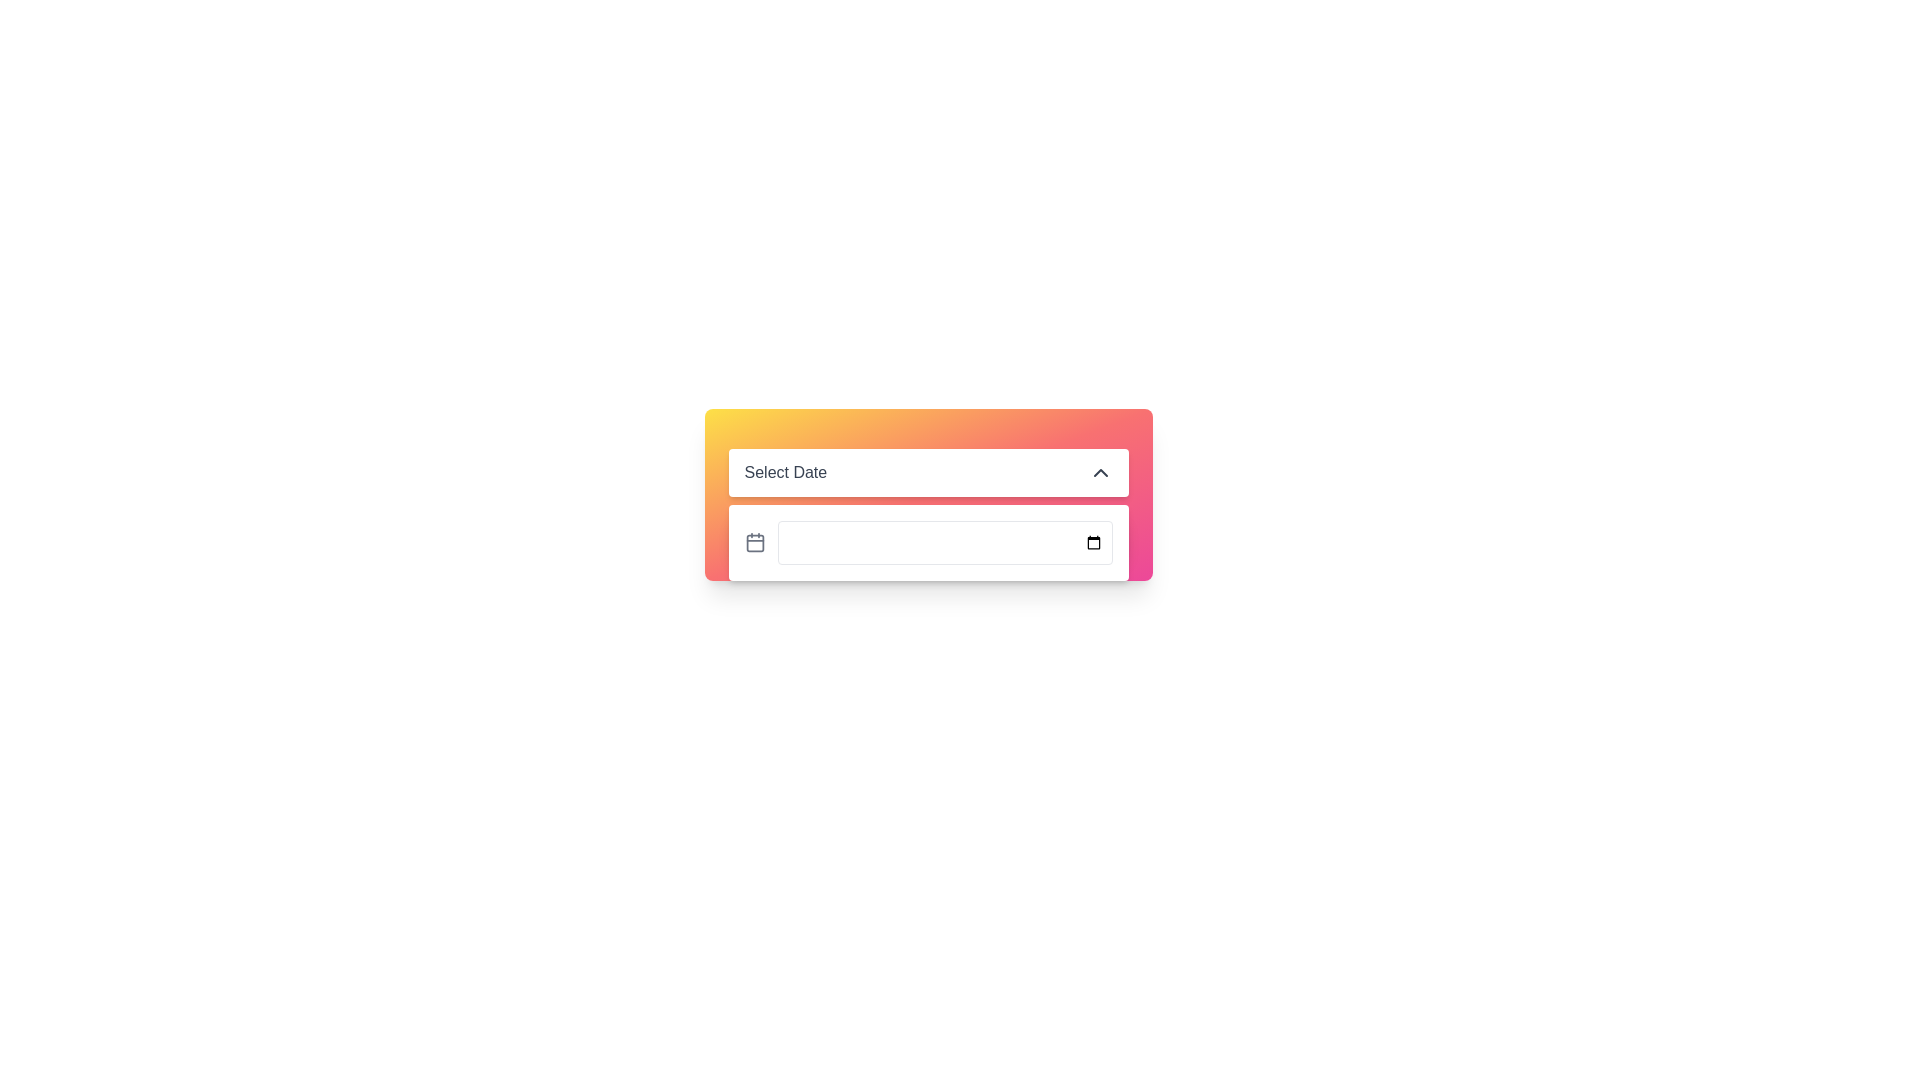  Describe the element at coordinates (944, 543) in the screenshot. I see `a date from the calendar by clicking on the Date Input Field, which is a rectangular input field with rounded corners, positioned centrally in its group alongside a calendar icon on the left and a dropdown icon on the right` at that location.